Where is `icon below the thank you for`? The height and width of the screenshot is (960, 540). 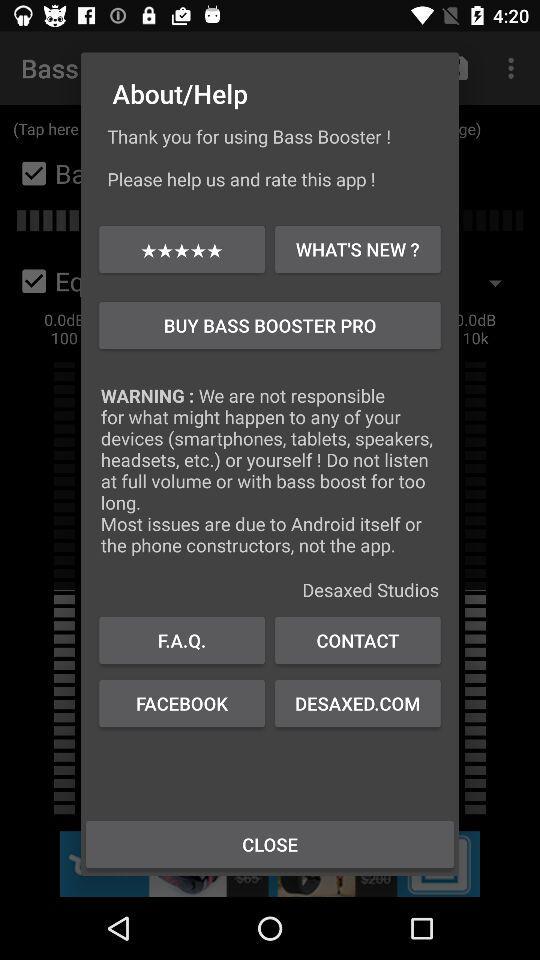
icon below the thank you for is located at coordinates (356, 248).